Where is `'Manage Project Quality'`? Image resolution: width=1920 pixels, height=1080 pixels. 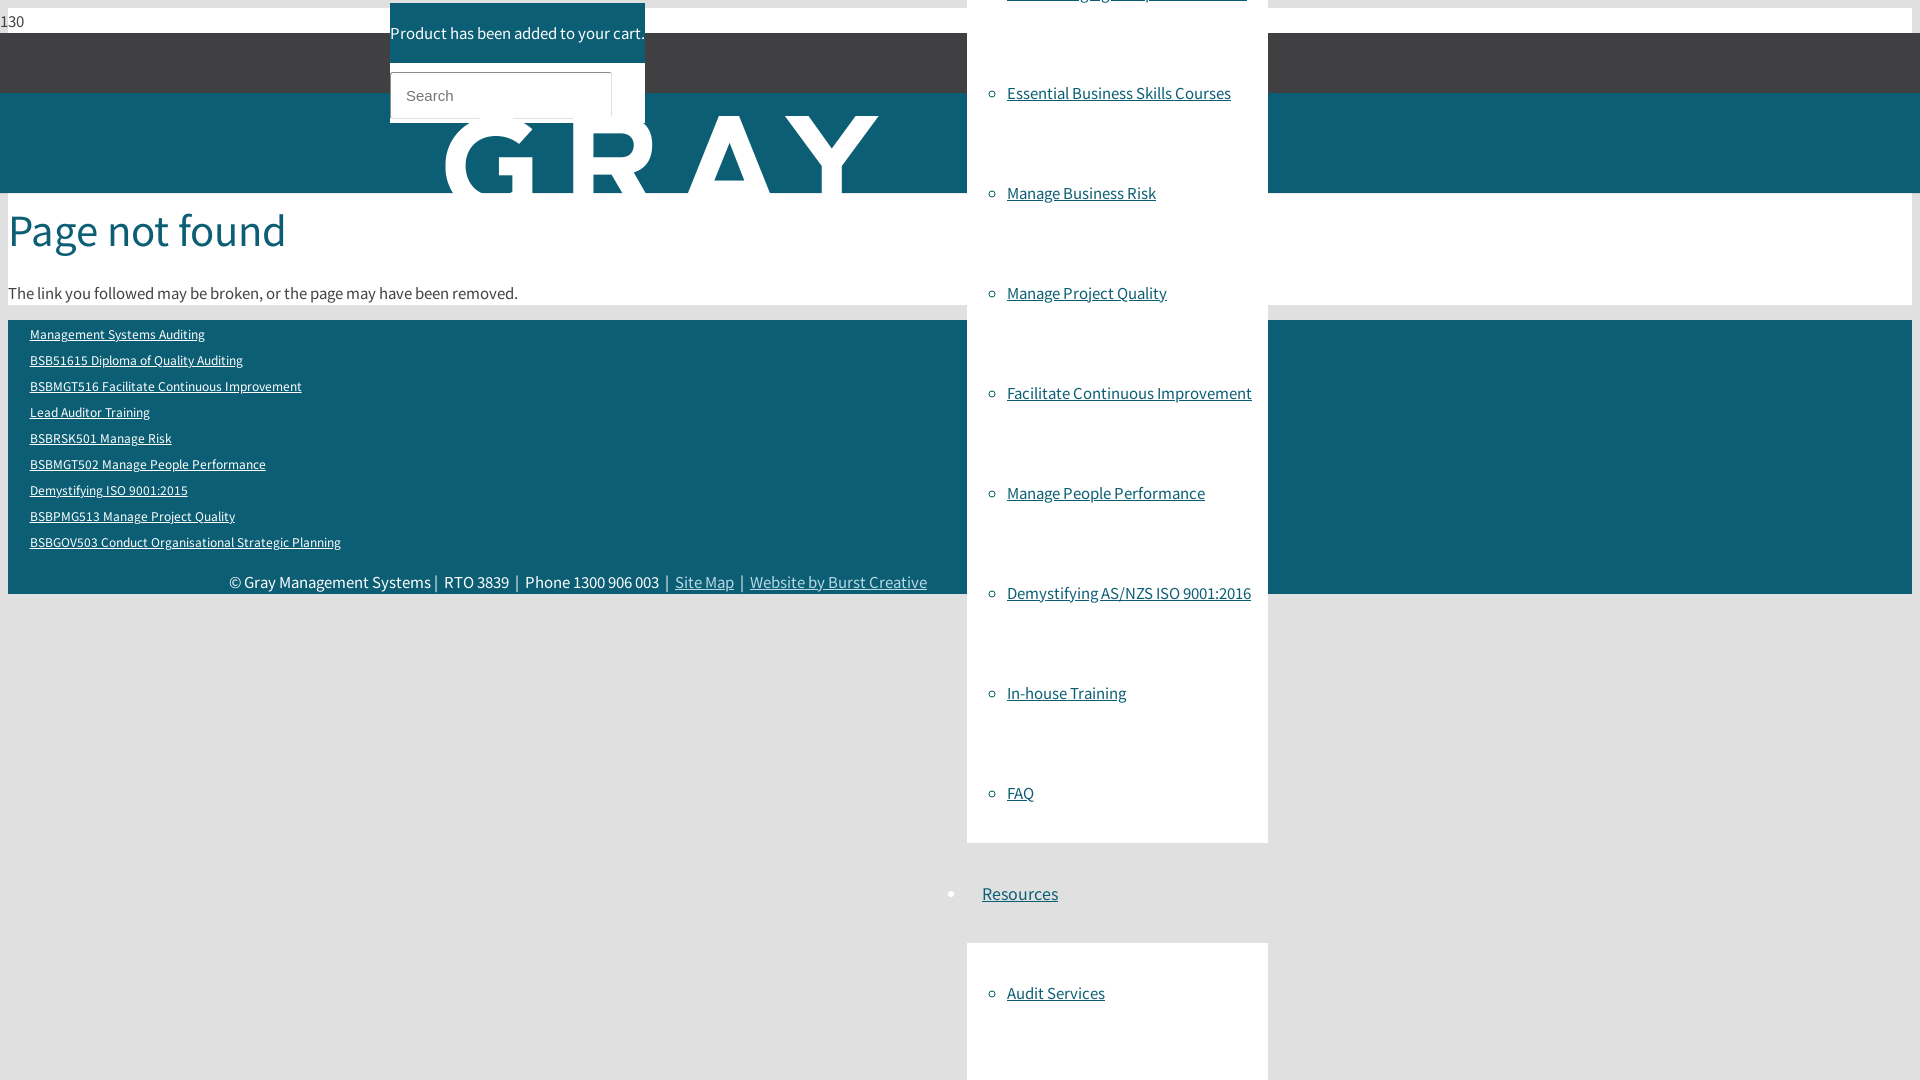 'Manage Project Quality' is located at coordinates (1085, 292).